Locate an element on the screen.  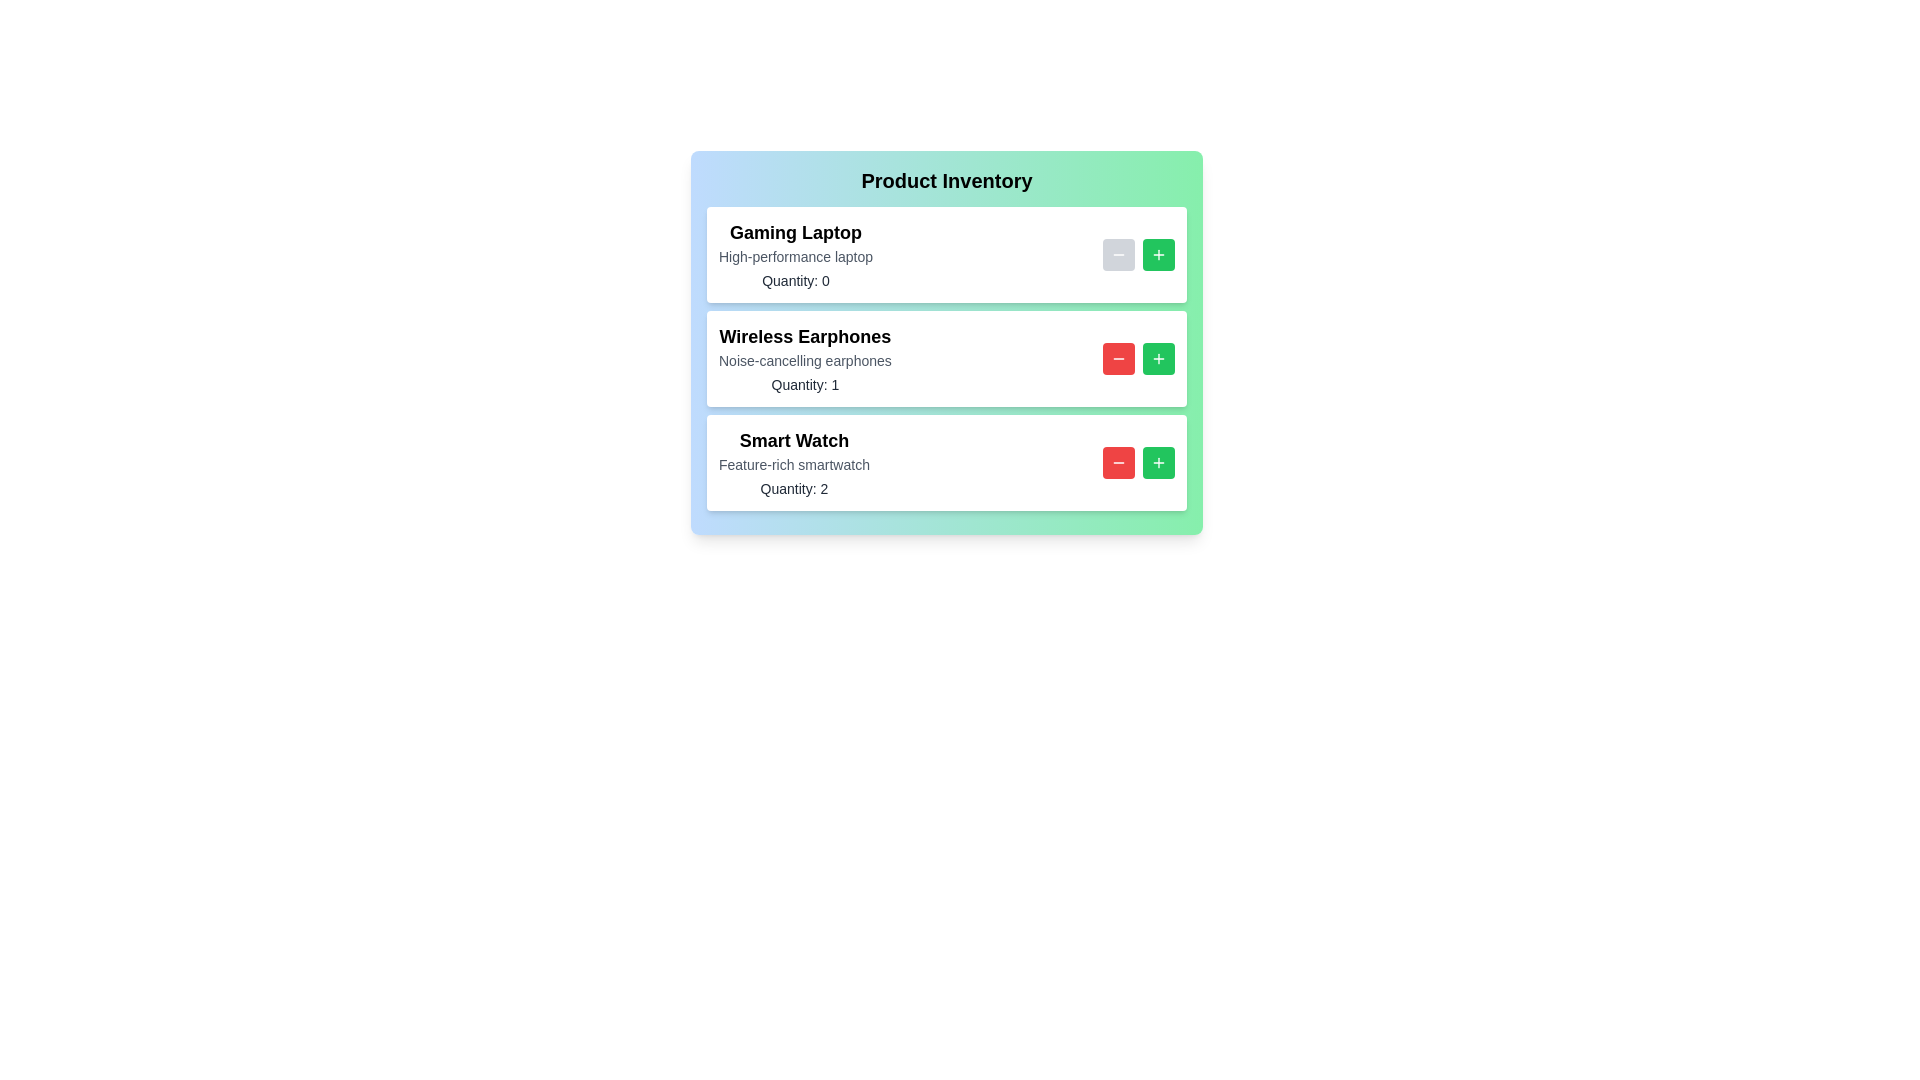
minus button for the product identified by Smart Watch is located at coordinates (1117, 462).